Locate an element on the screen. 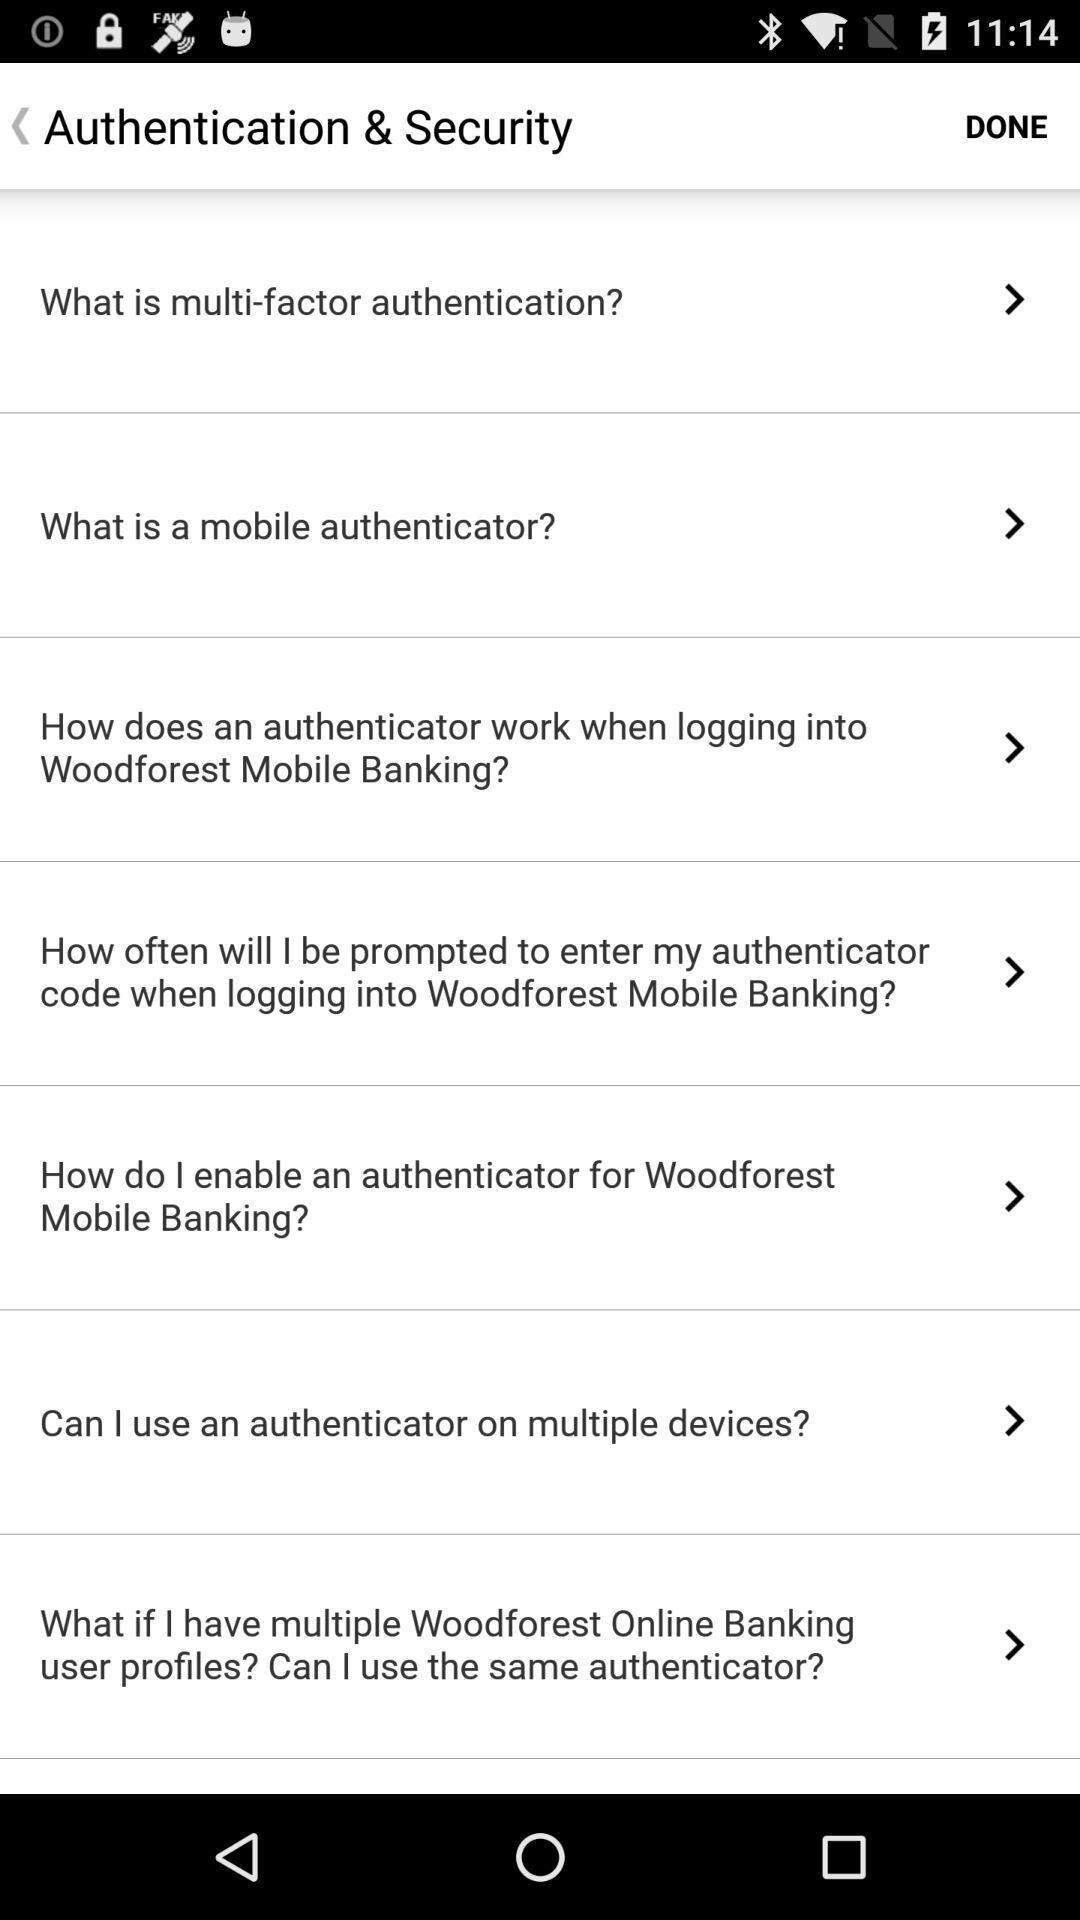 Image resolution: width=1080 pixels, height=1920 pixels. item next to the how do i item is located at coordinates (1014, 1196).